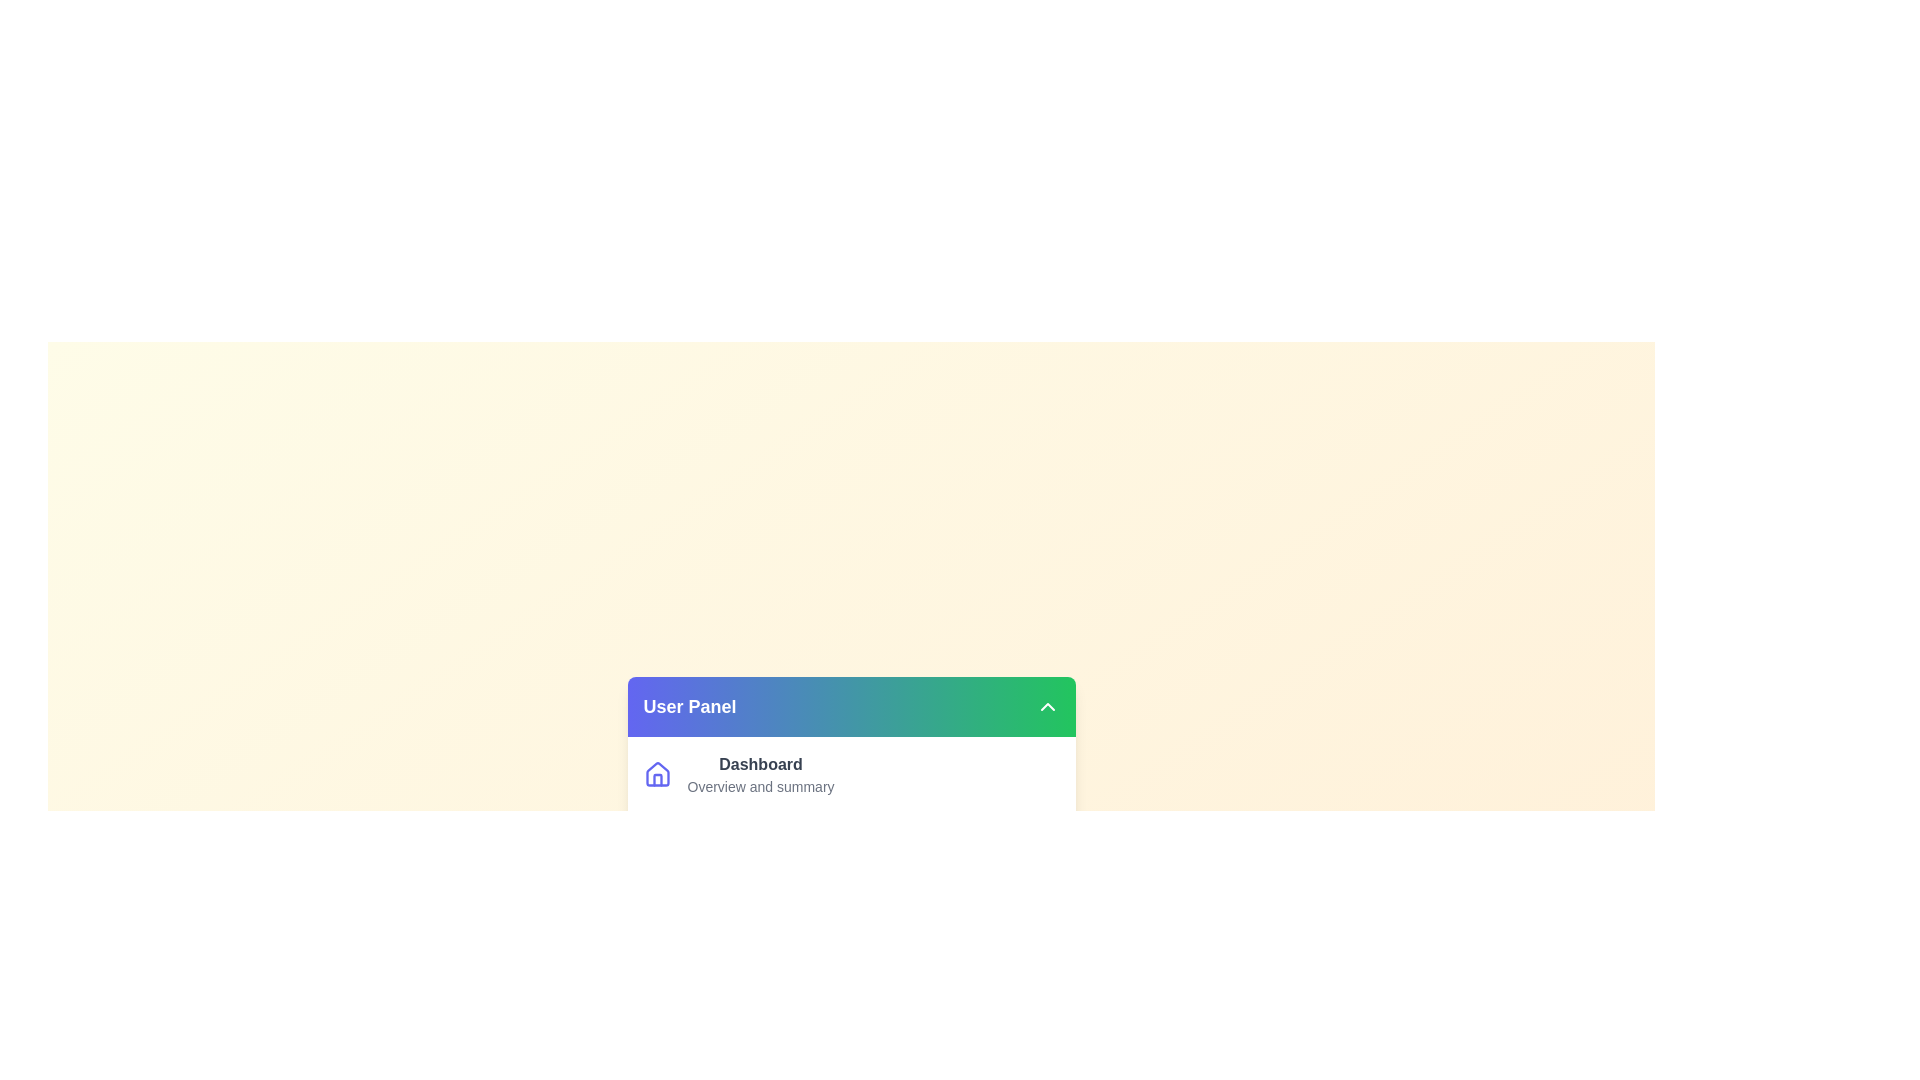 The height and width of the screenshot is (1080, 1920). I want to click on the menu item labeled Dashboard, so click(760, 773).